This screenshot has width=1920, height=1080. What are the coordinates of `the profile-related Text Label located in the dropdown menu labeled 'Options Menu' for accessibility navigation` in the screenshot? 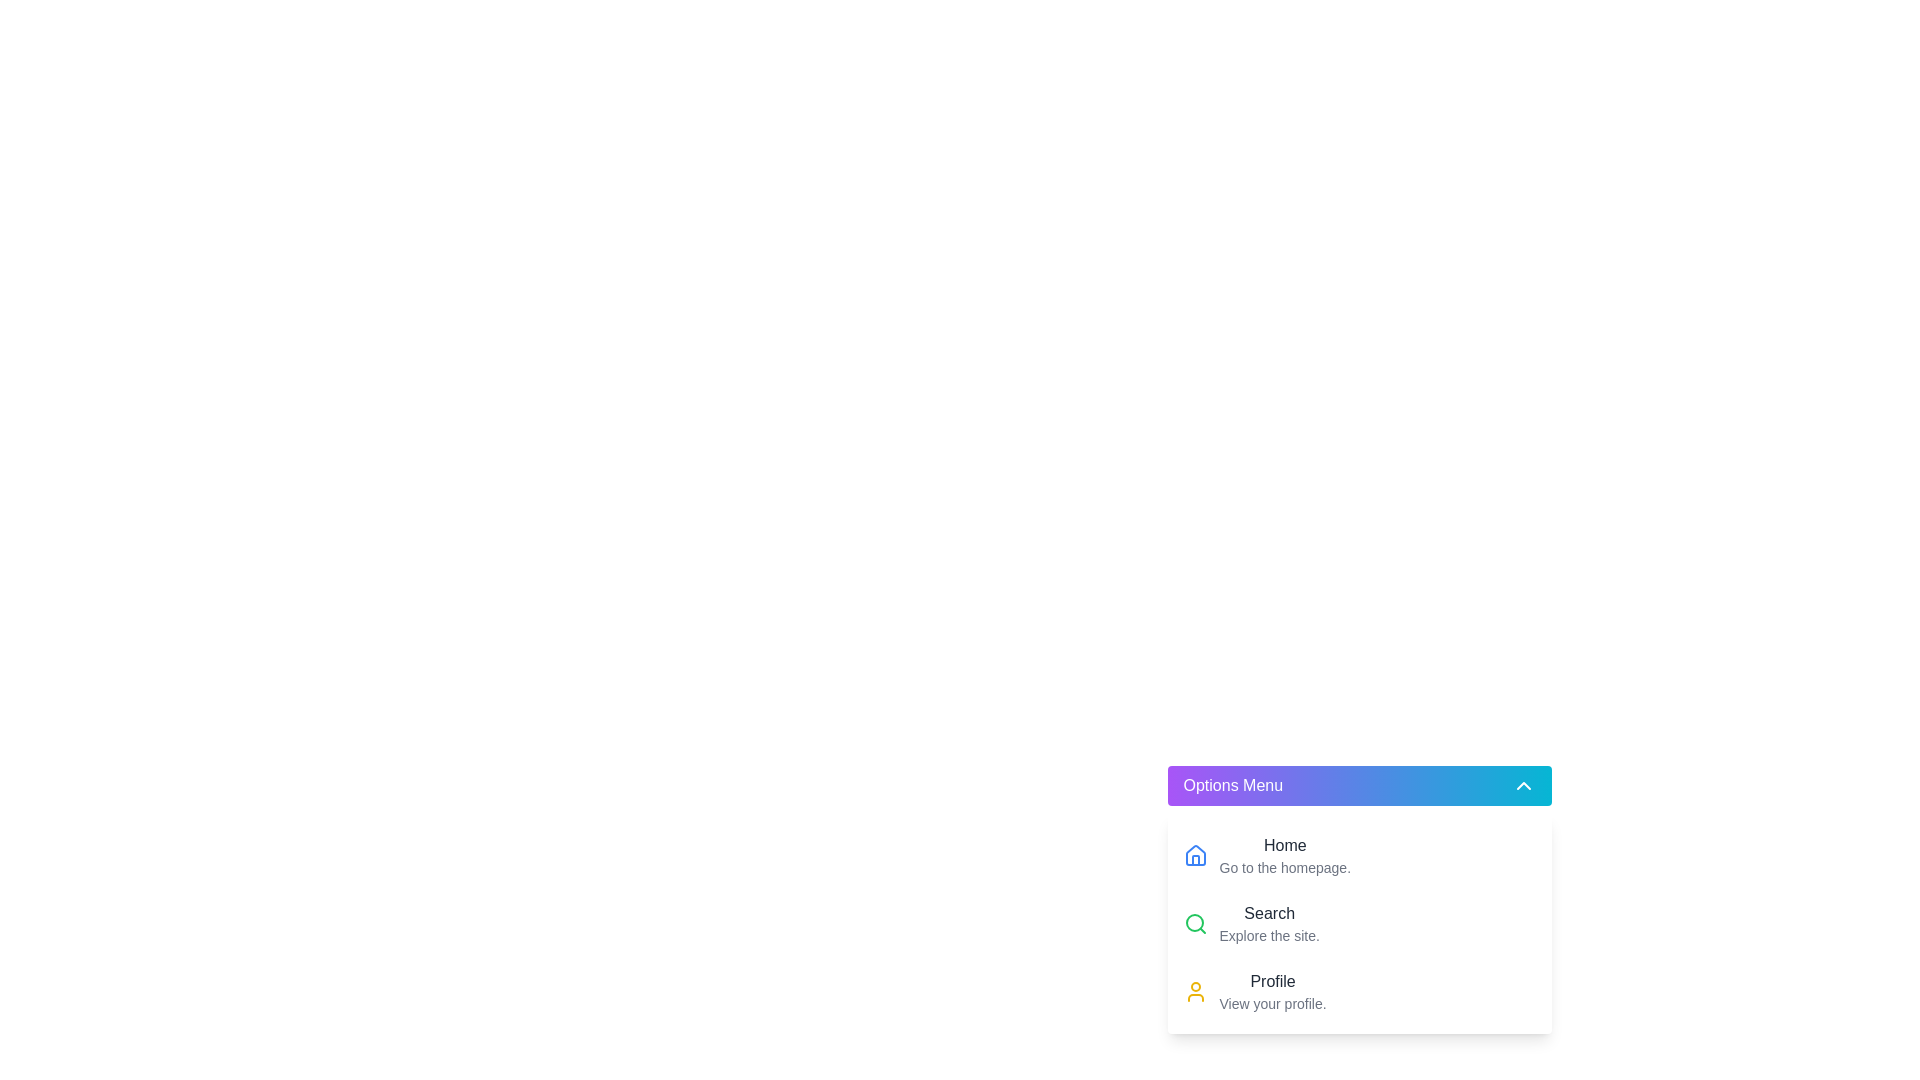 It's located at (1272, 981).